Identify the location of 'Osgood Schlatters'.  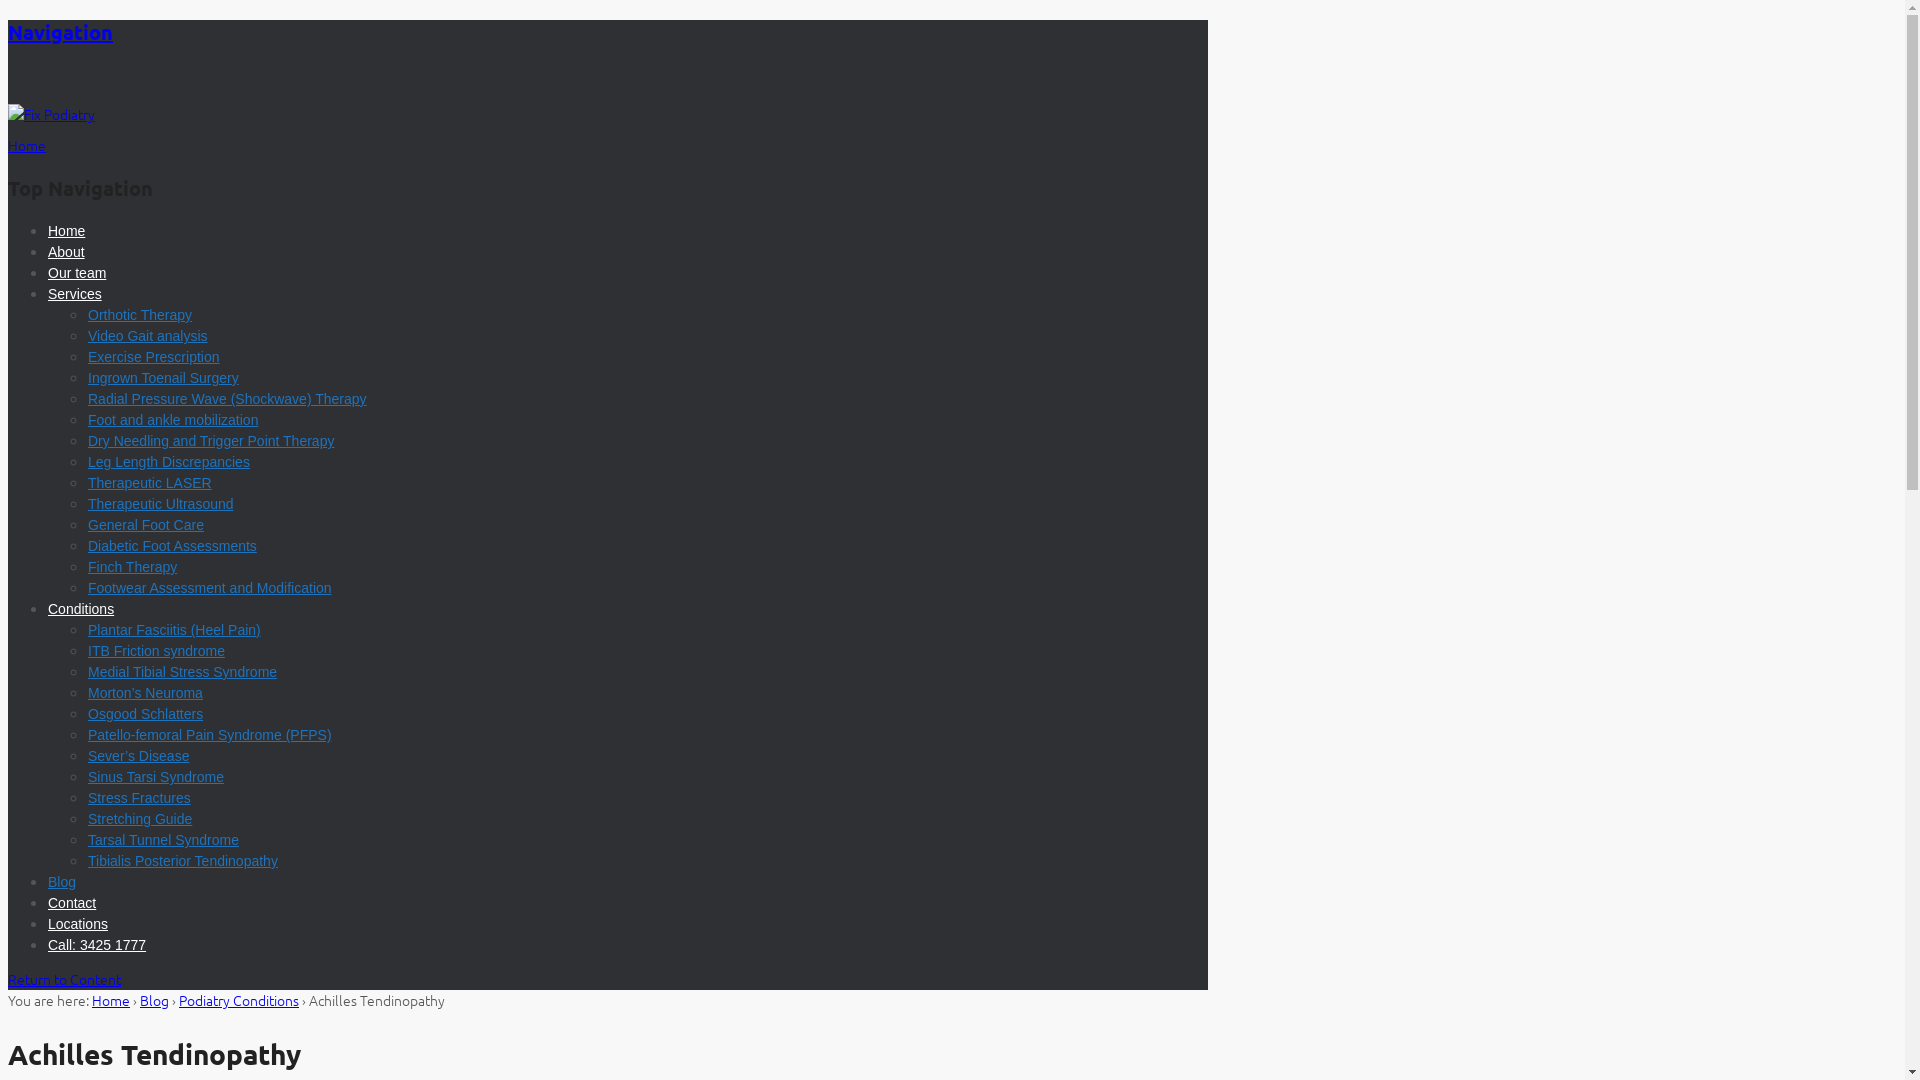
(144, 712).